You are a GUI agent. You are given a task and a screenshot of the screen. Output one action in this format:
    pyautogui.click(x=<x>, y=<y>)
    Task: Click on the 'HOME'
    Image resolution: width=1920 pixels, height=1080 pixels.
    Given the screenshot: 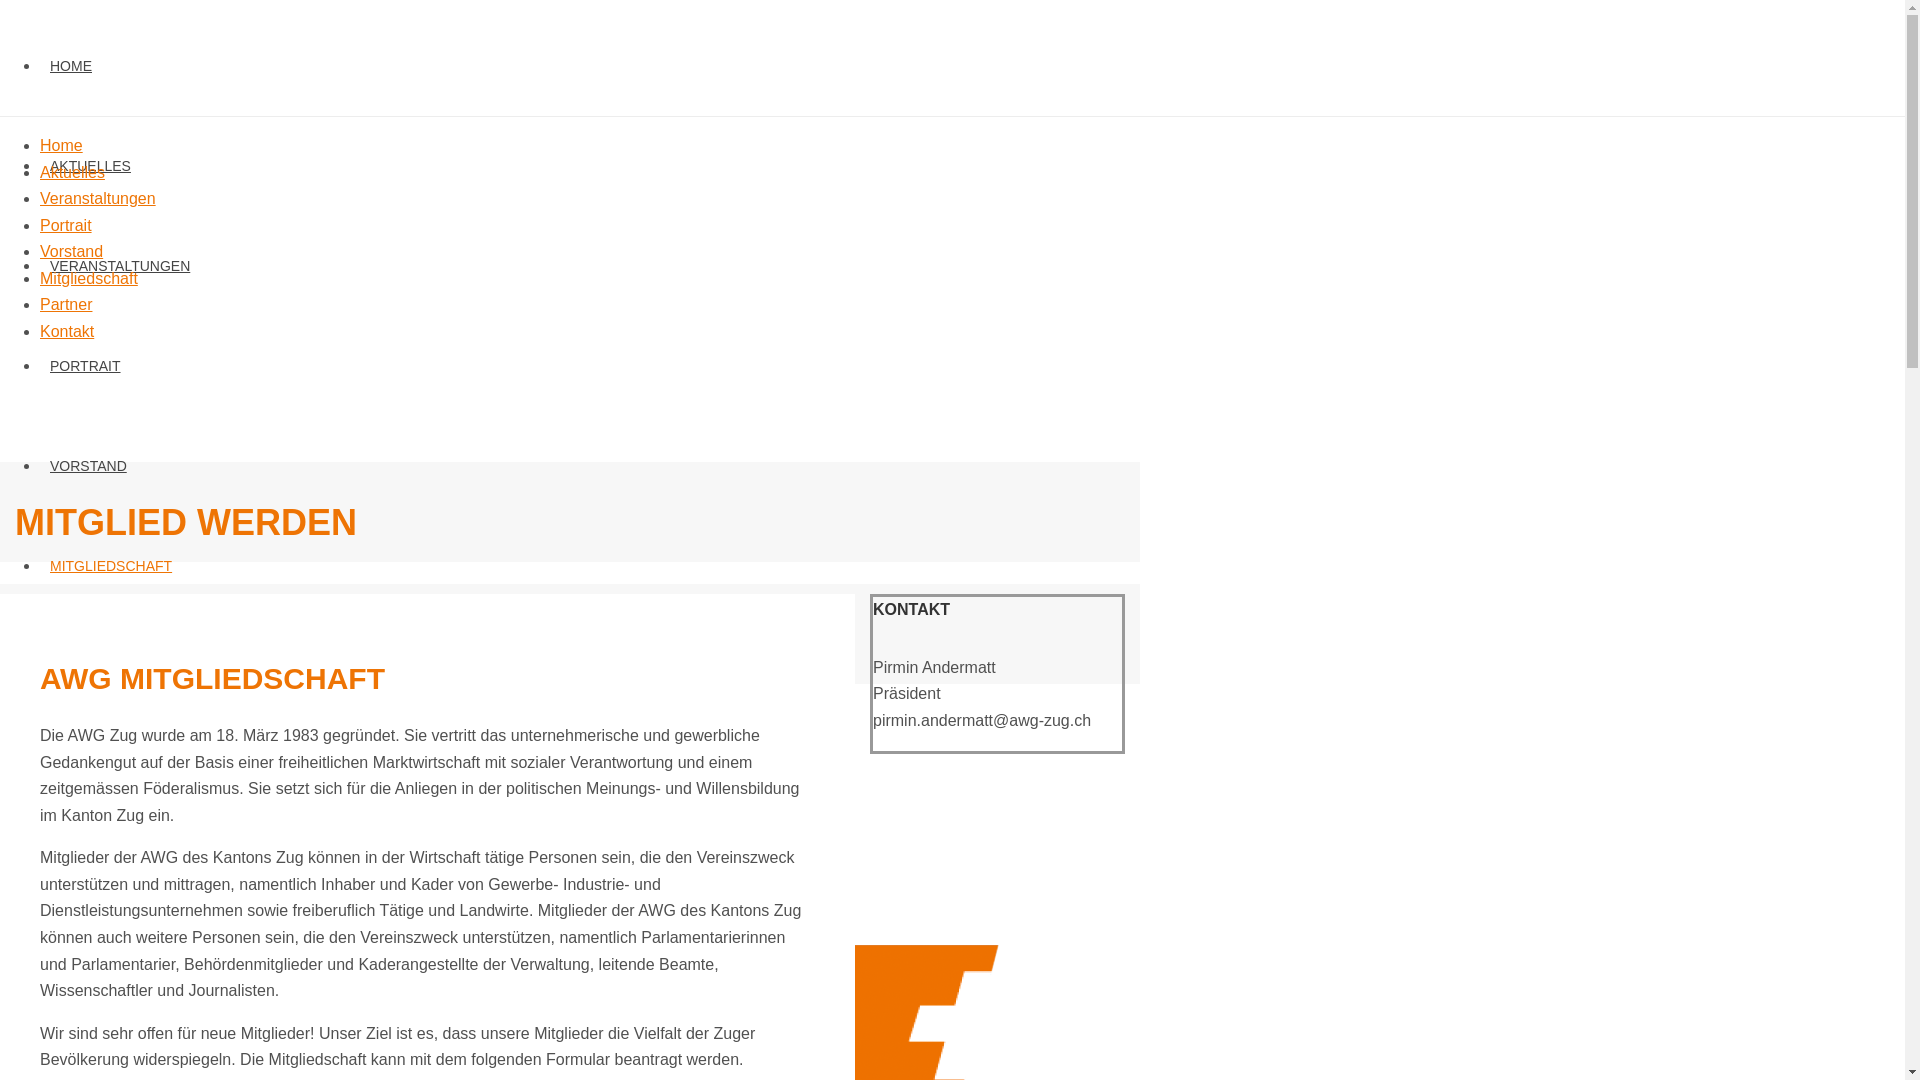 What is the action you would take?
    pyautogui.click(x=71, y=64)
    